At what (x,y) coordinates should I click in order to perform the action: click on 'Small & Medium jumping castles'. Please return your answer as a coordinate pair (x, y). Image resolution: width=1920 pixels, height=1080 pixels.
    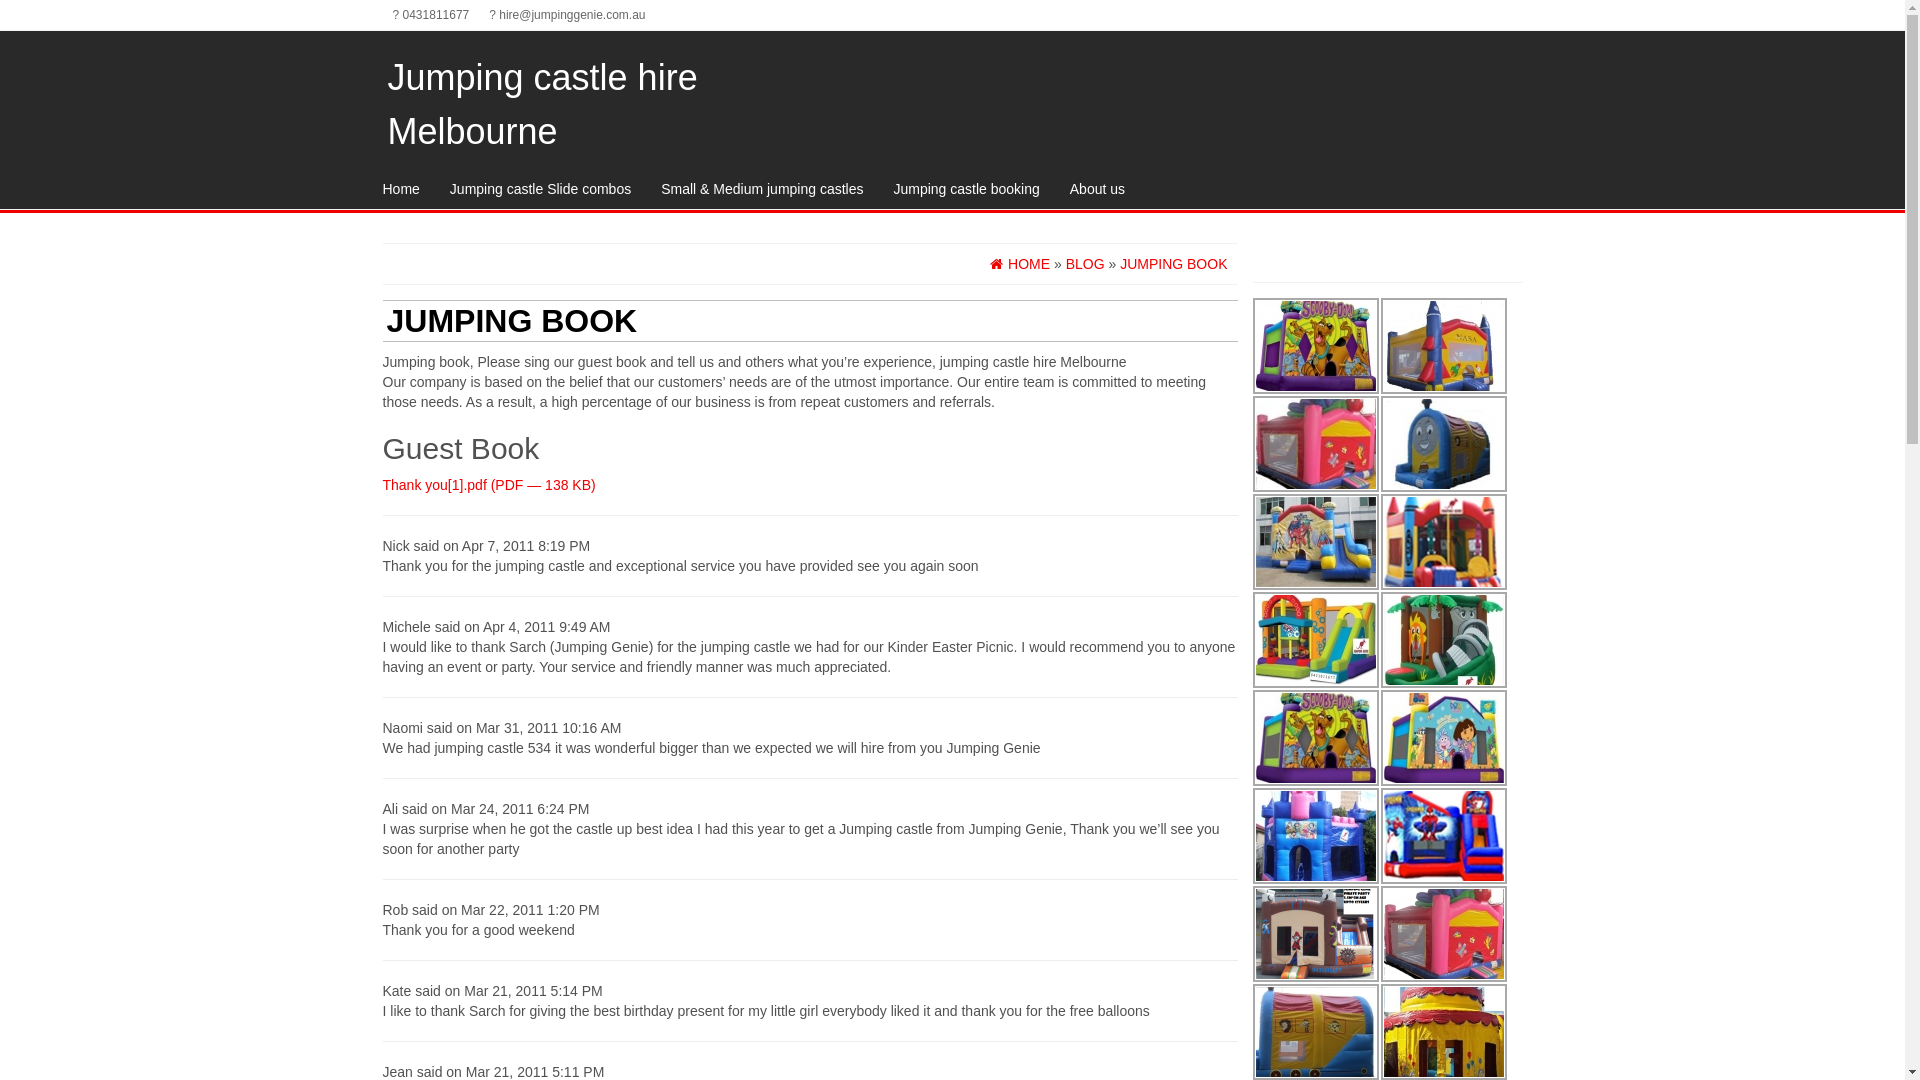
    Looking at the image, I should click on (761, 189).